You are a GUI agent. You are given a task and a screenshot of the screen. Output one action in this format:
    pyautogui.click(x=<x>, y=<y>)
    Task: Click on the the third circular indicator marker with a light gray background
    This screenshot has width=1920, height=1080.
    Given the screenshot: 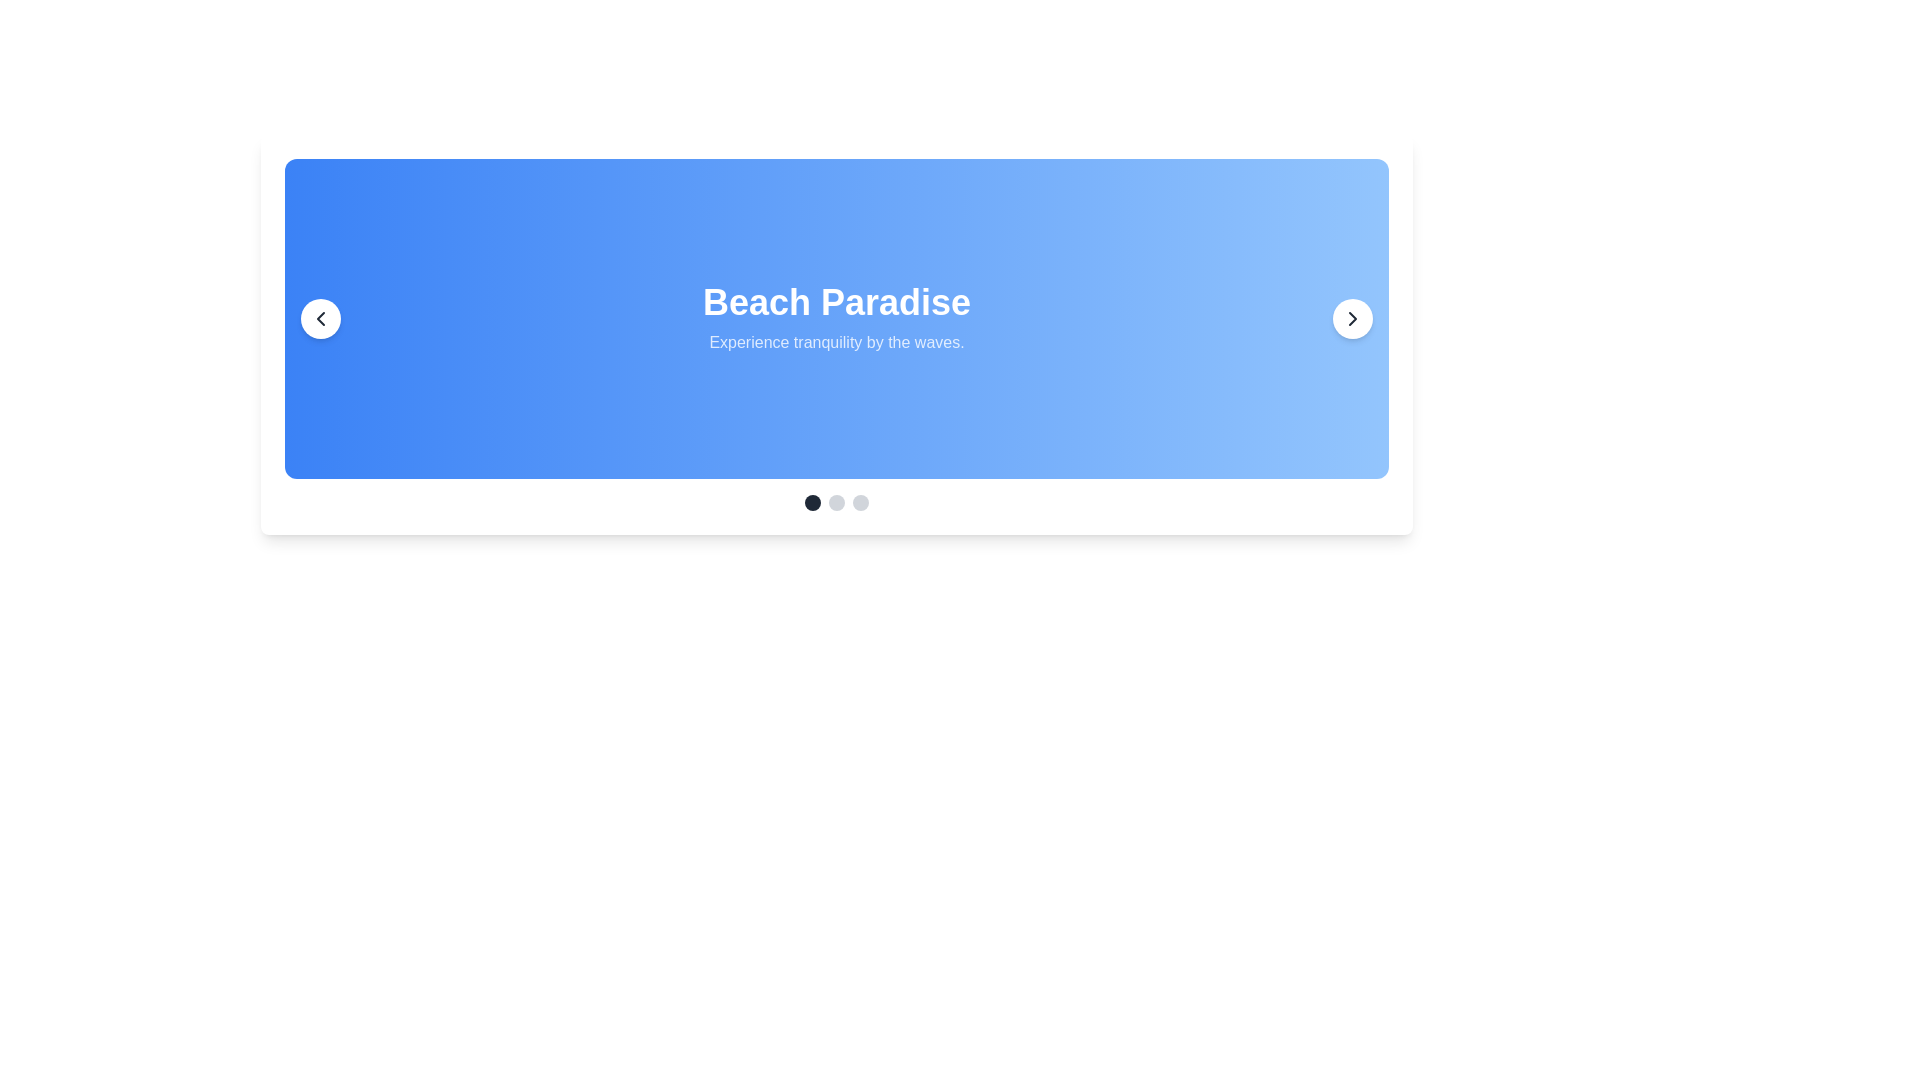 What is the action you would take?
    pyautogui.click(x=860, y=501)
    